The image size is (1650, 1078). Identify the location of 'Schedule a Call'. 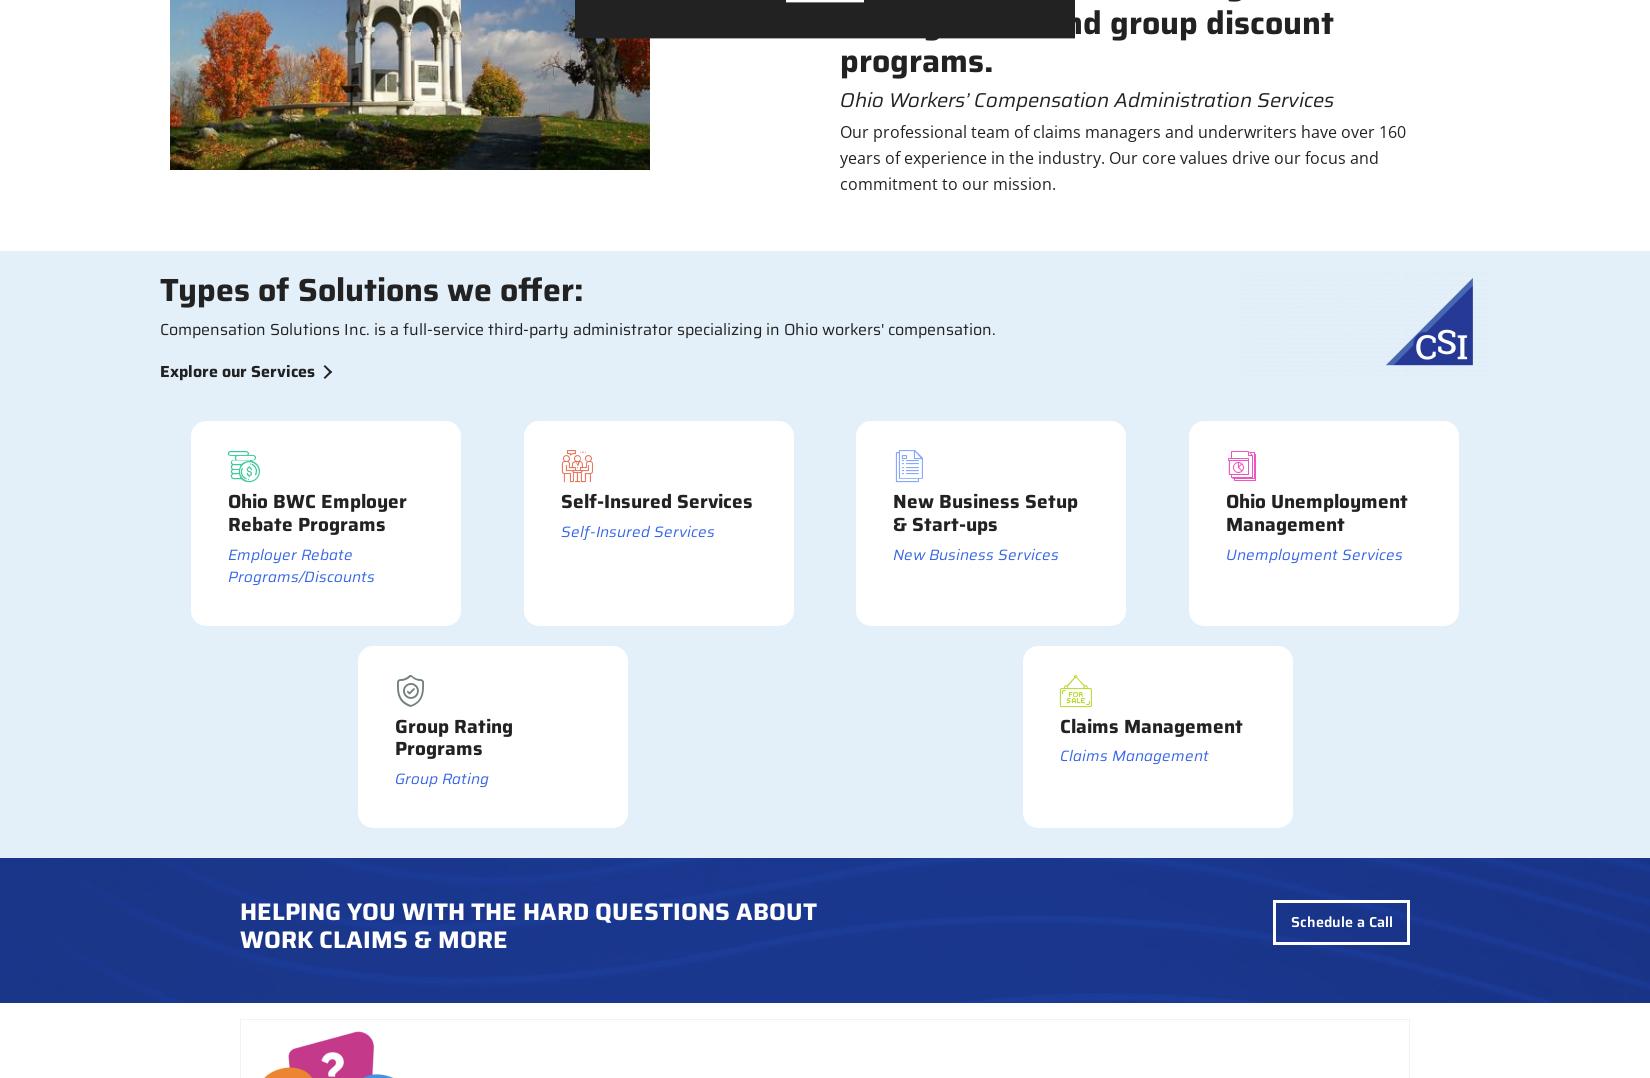
(1339, 922).